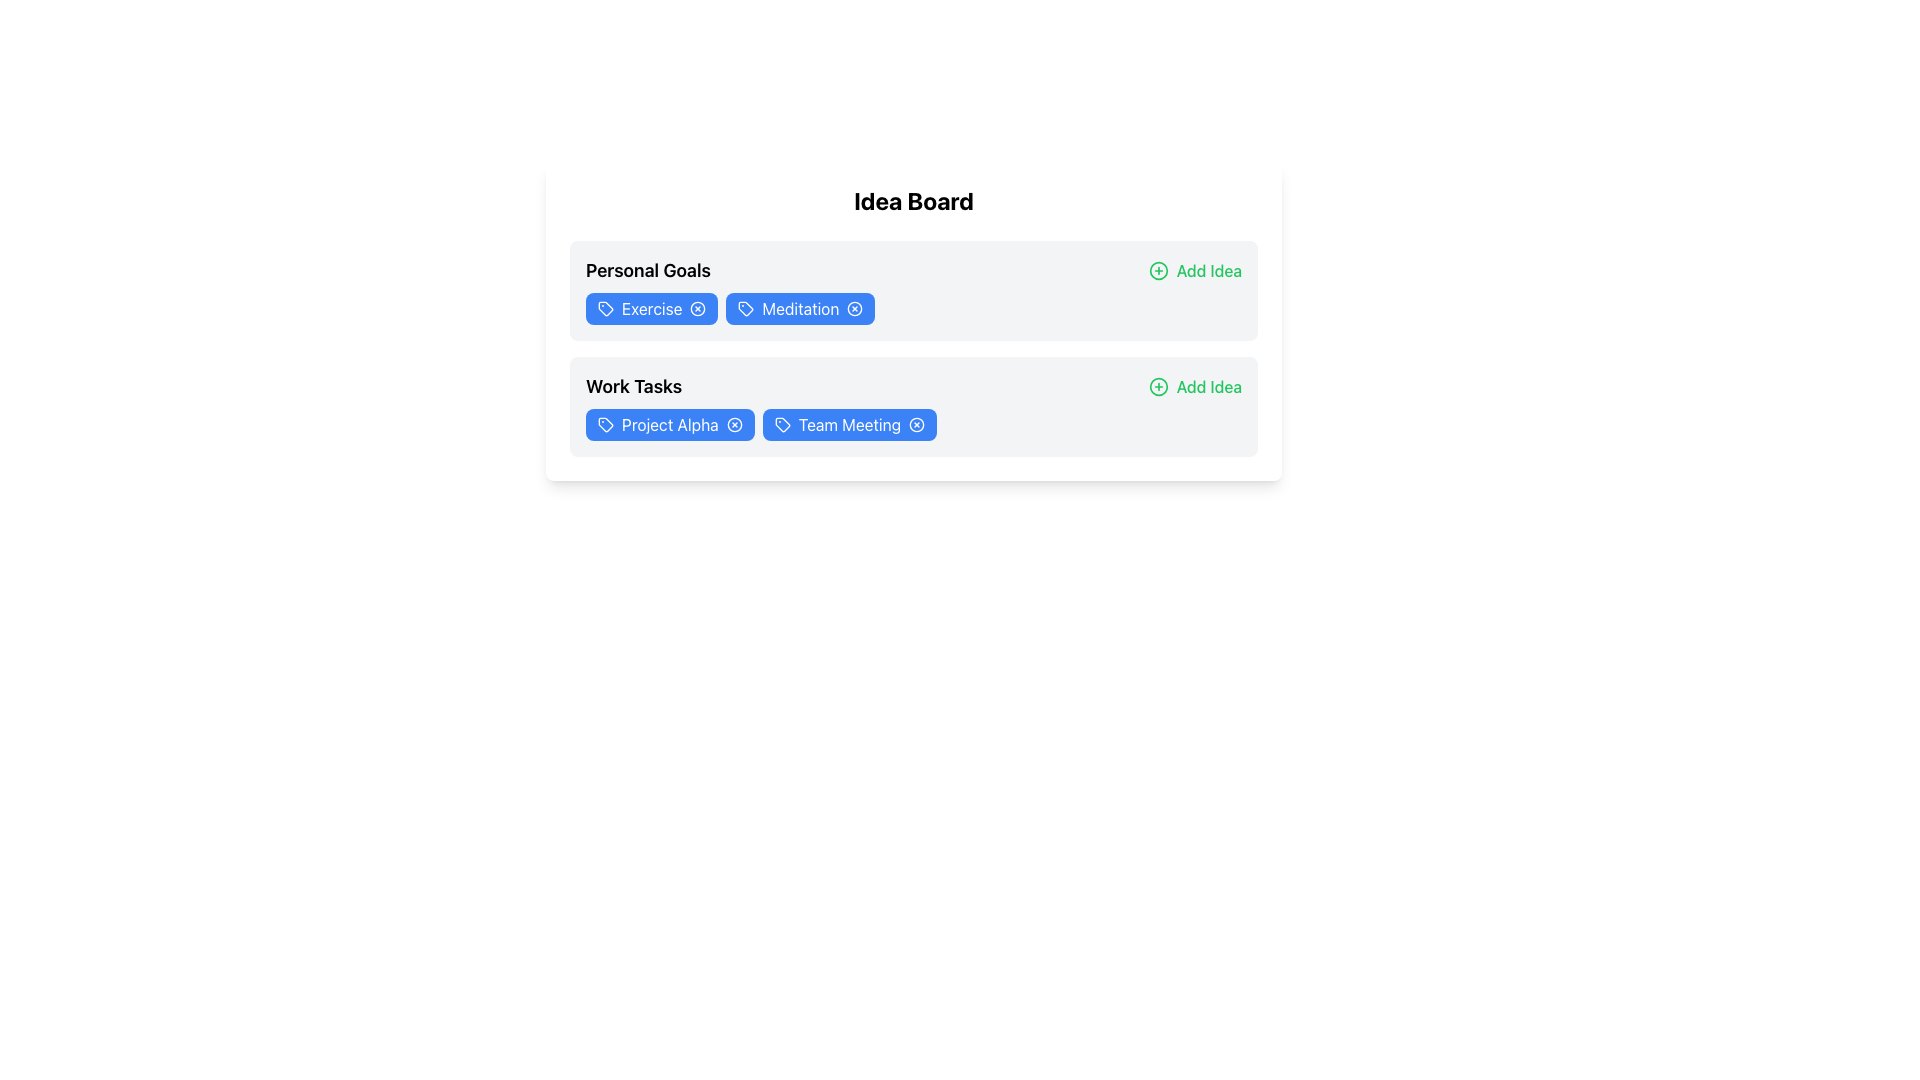  I want to click on the second 'Add Idea' button located to the right of the 'Work Tasks' section, so click(1195, 386).